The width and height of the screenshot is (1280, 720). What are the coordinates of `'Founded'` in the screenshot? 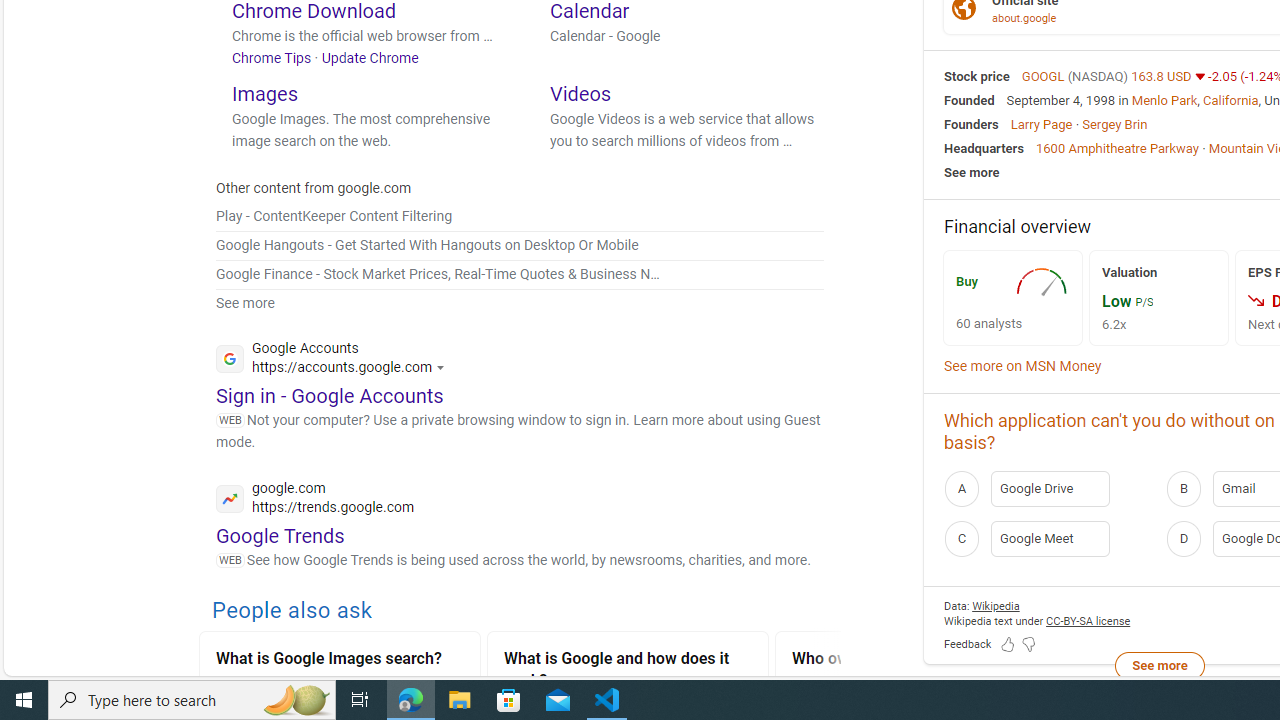 It's located at (969, 100).